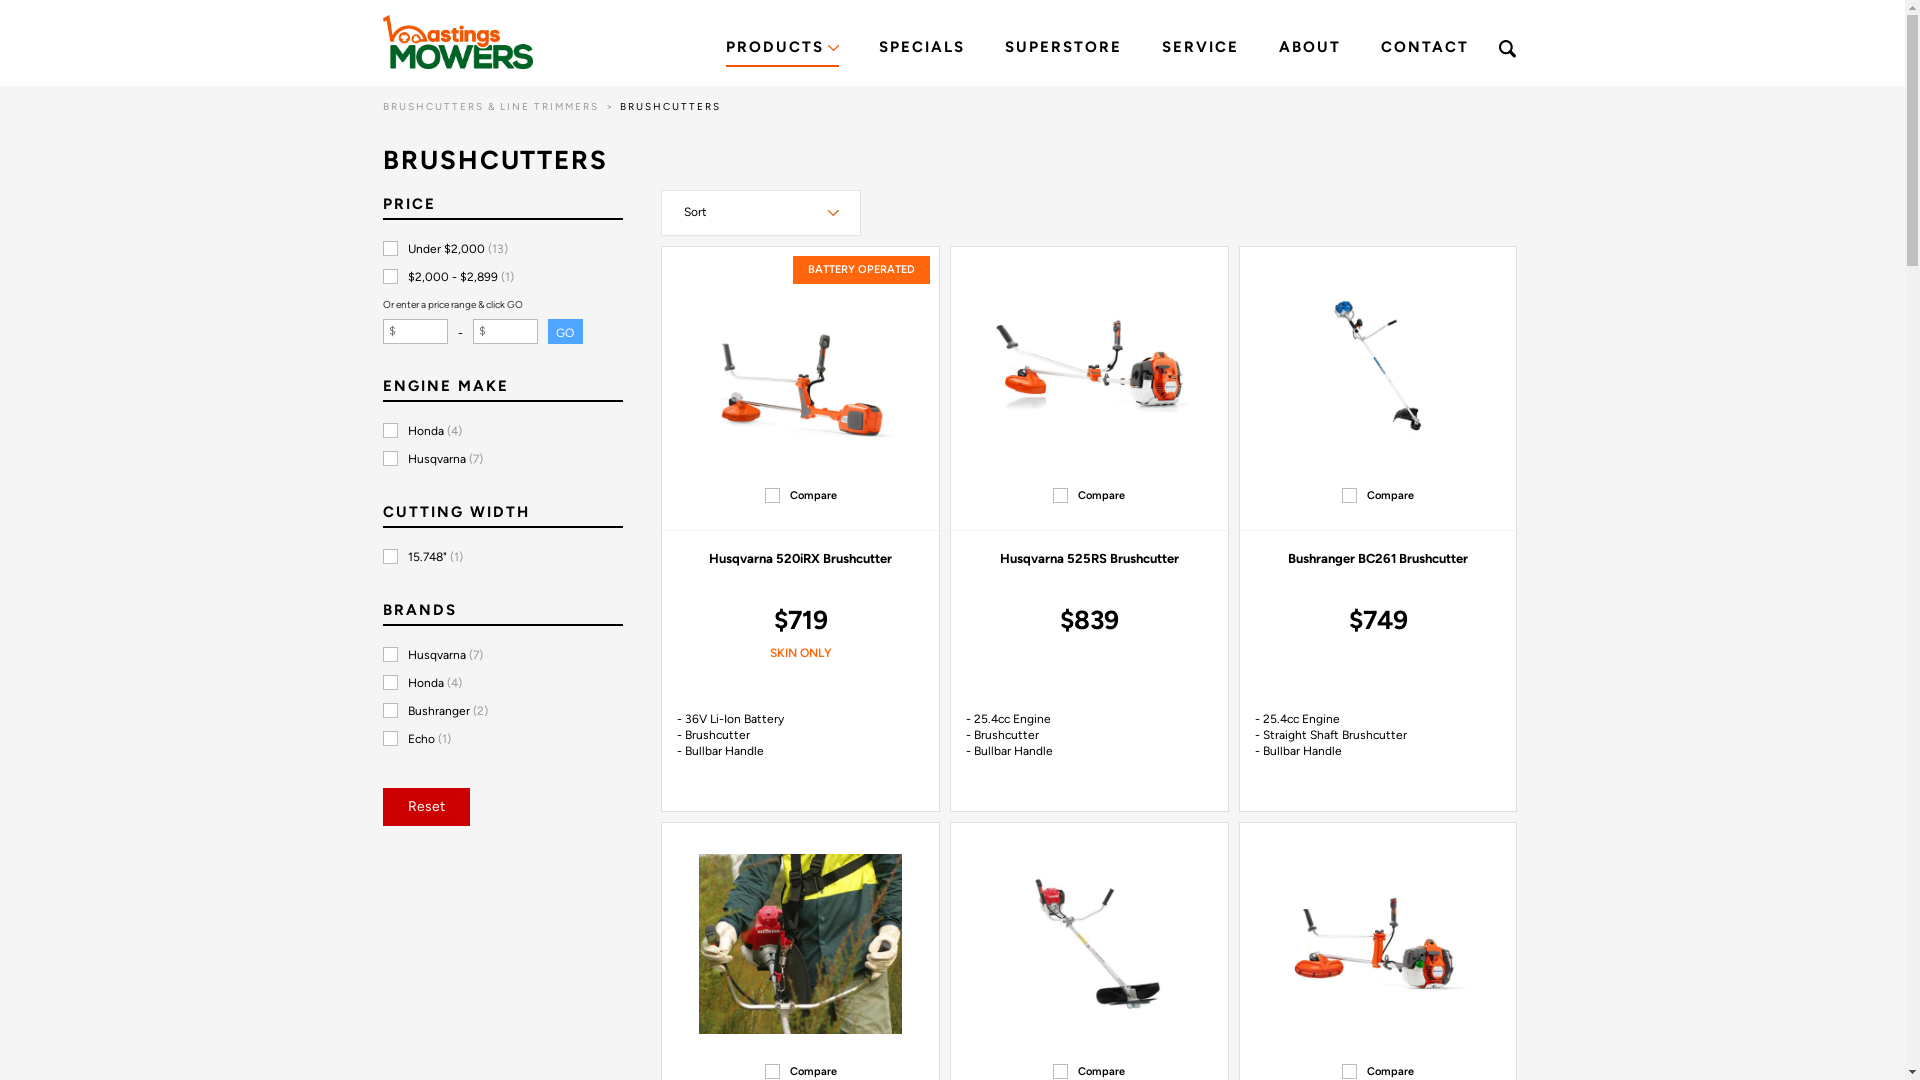  Describe the element at coordinates (920, 49) in the screenshot. I see `'SPECIALS'` at that location.